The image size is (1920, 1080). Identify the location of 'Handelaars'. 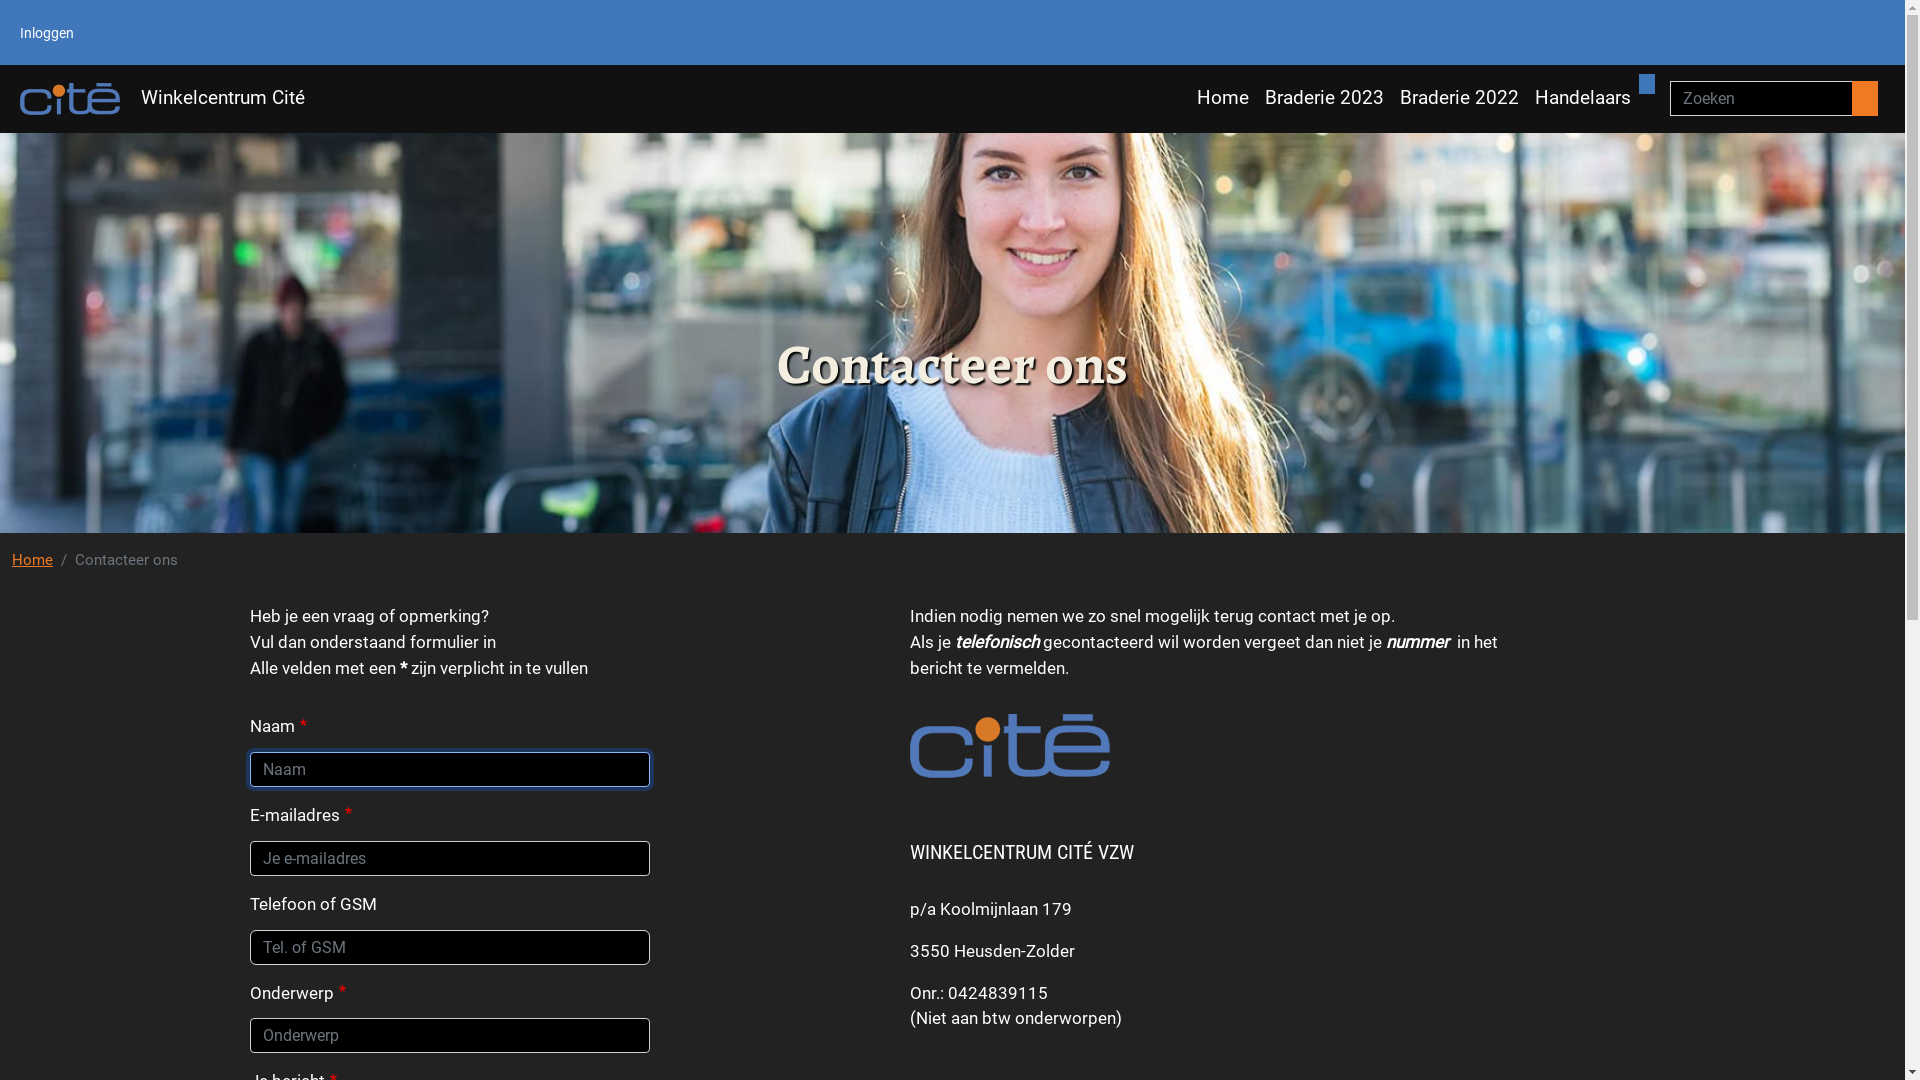
(1582, 98).